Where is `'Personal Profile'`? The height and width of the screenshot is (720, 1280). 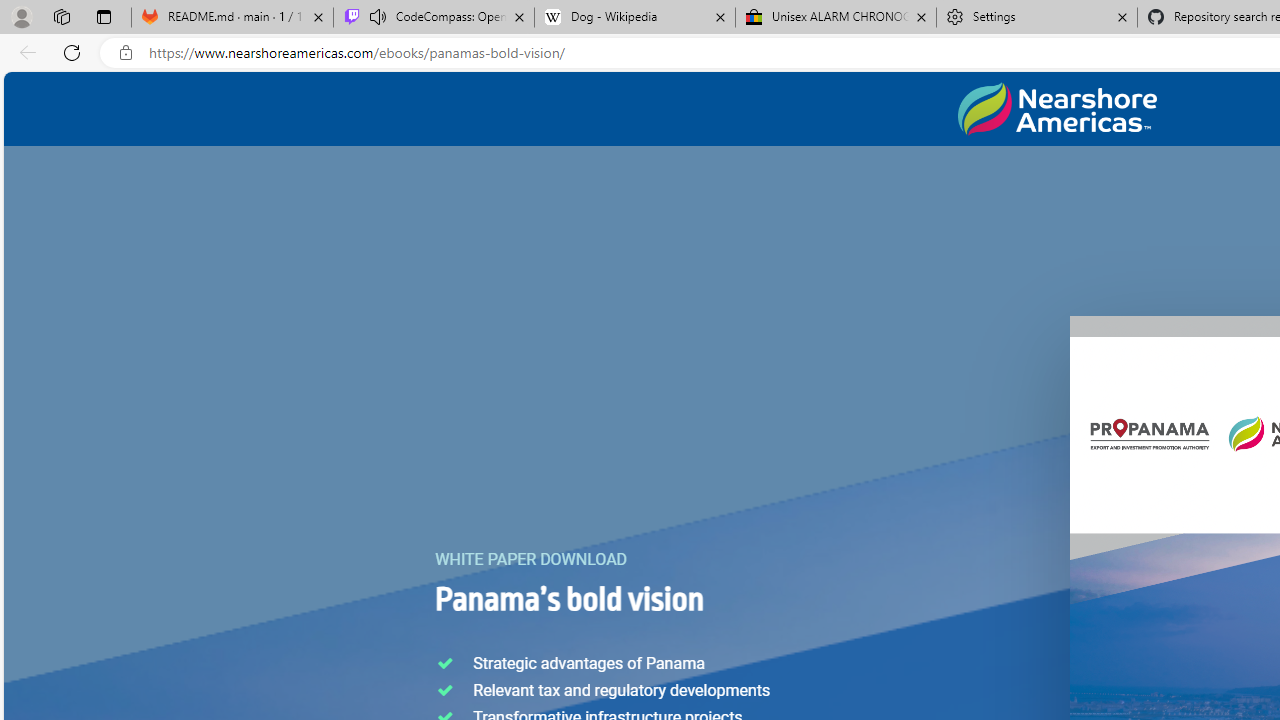 'Personal Profile' is located at coordinates (21, 16).